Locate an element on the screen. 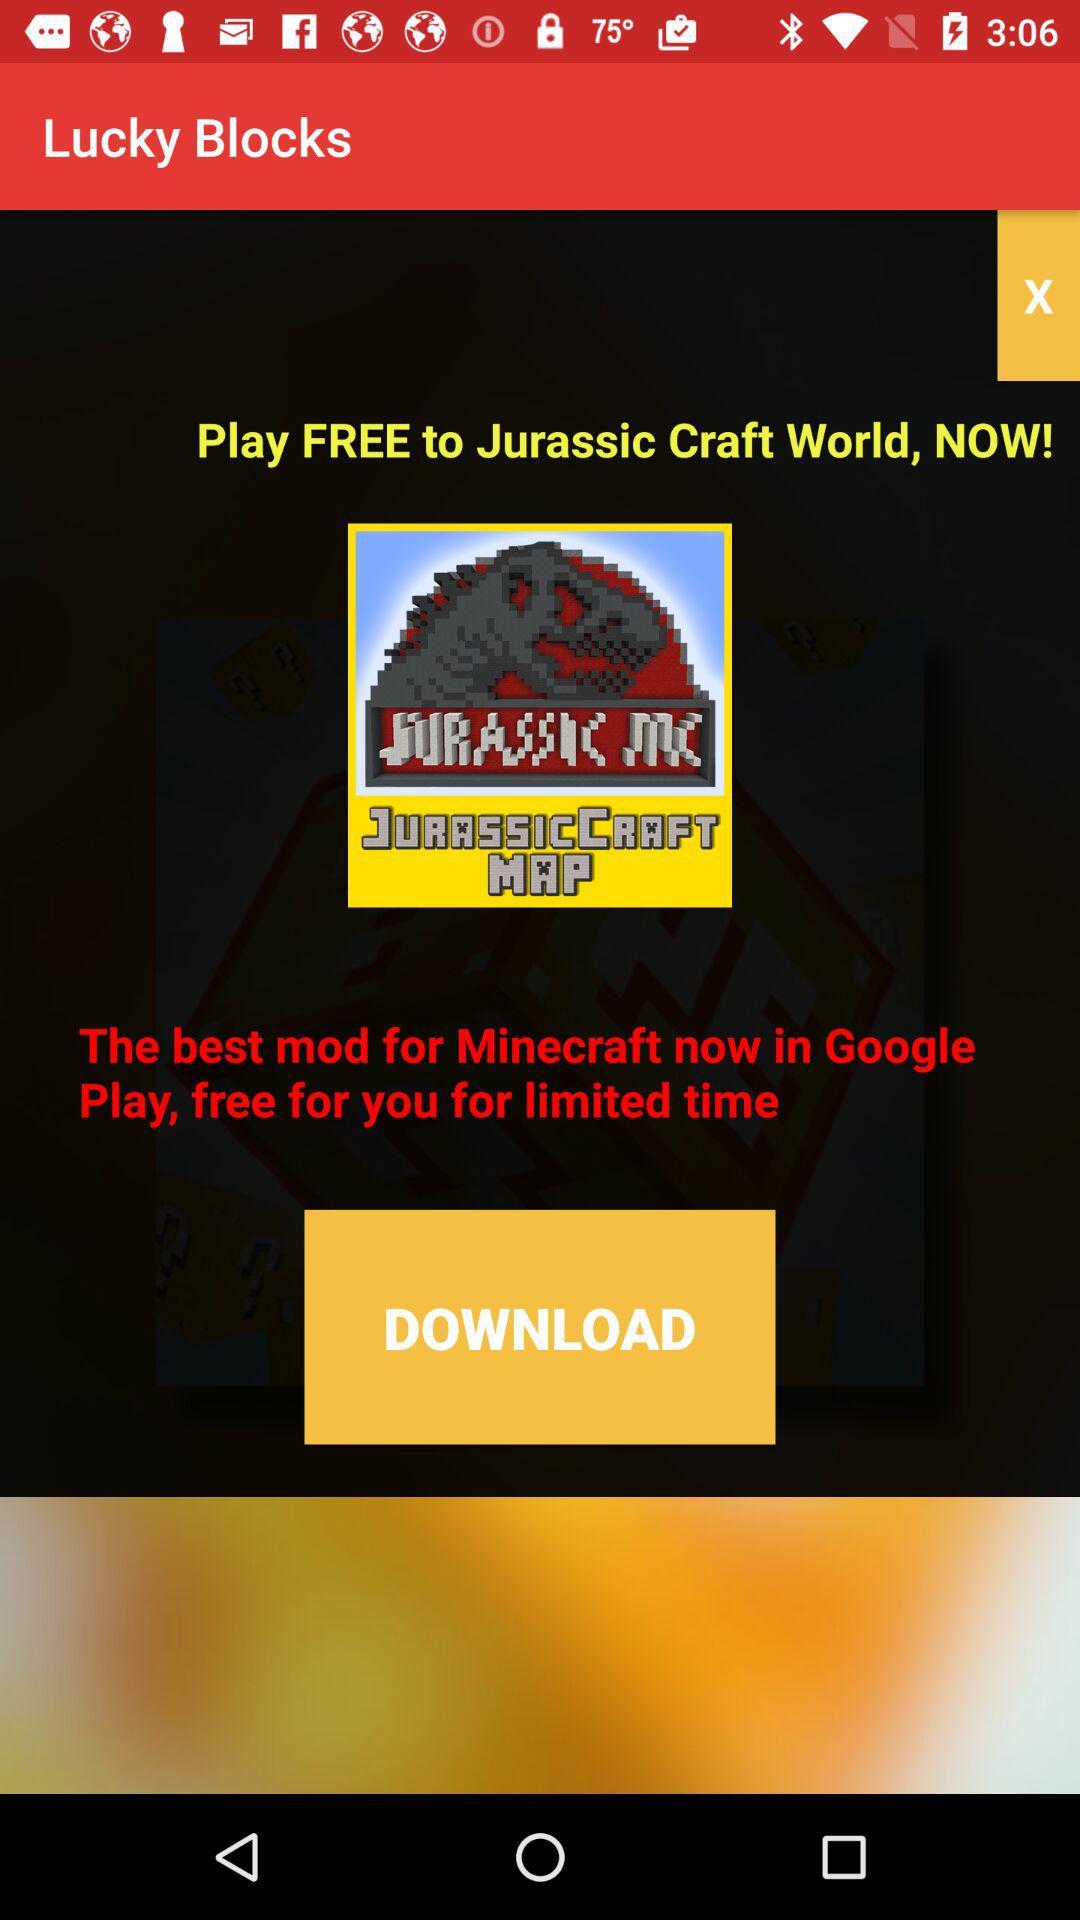  the download is located at coordinates (540, 1327).